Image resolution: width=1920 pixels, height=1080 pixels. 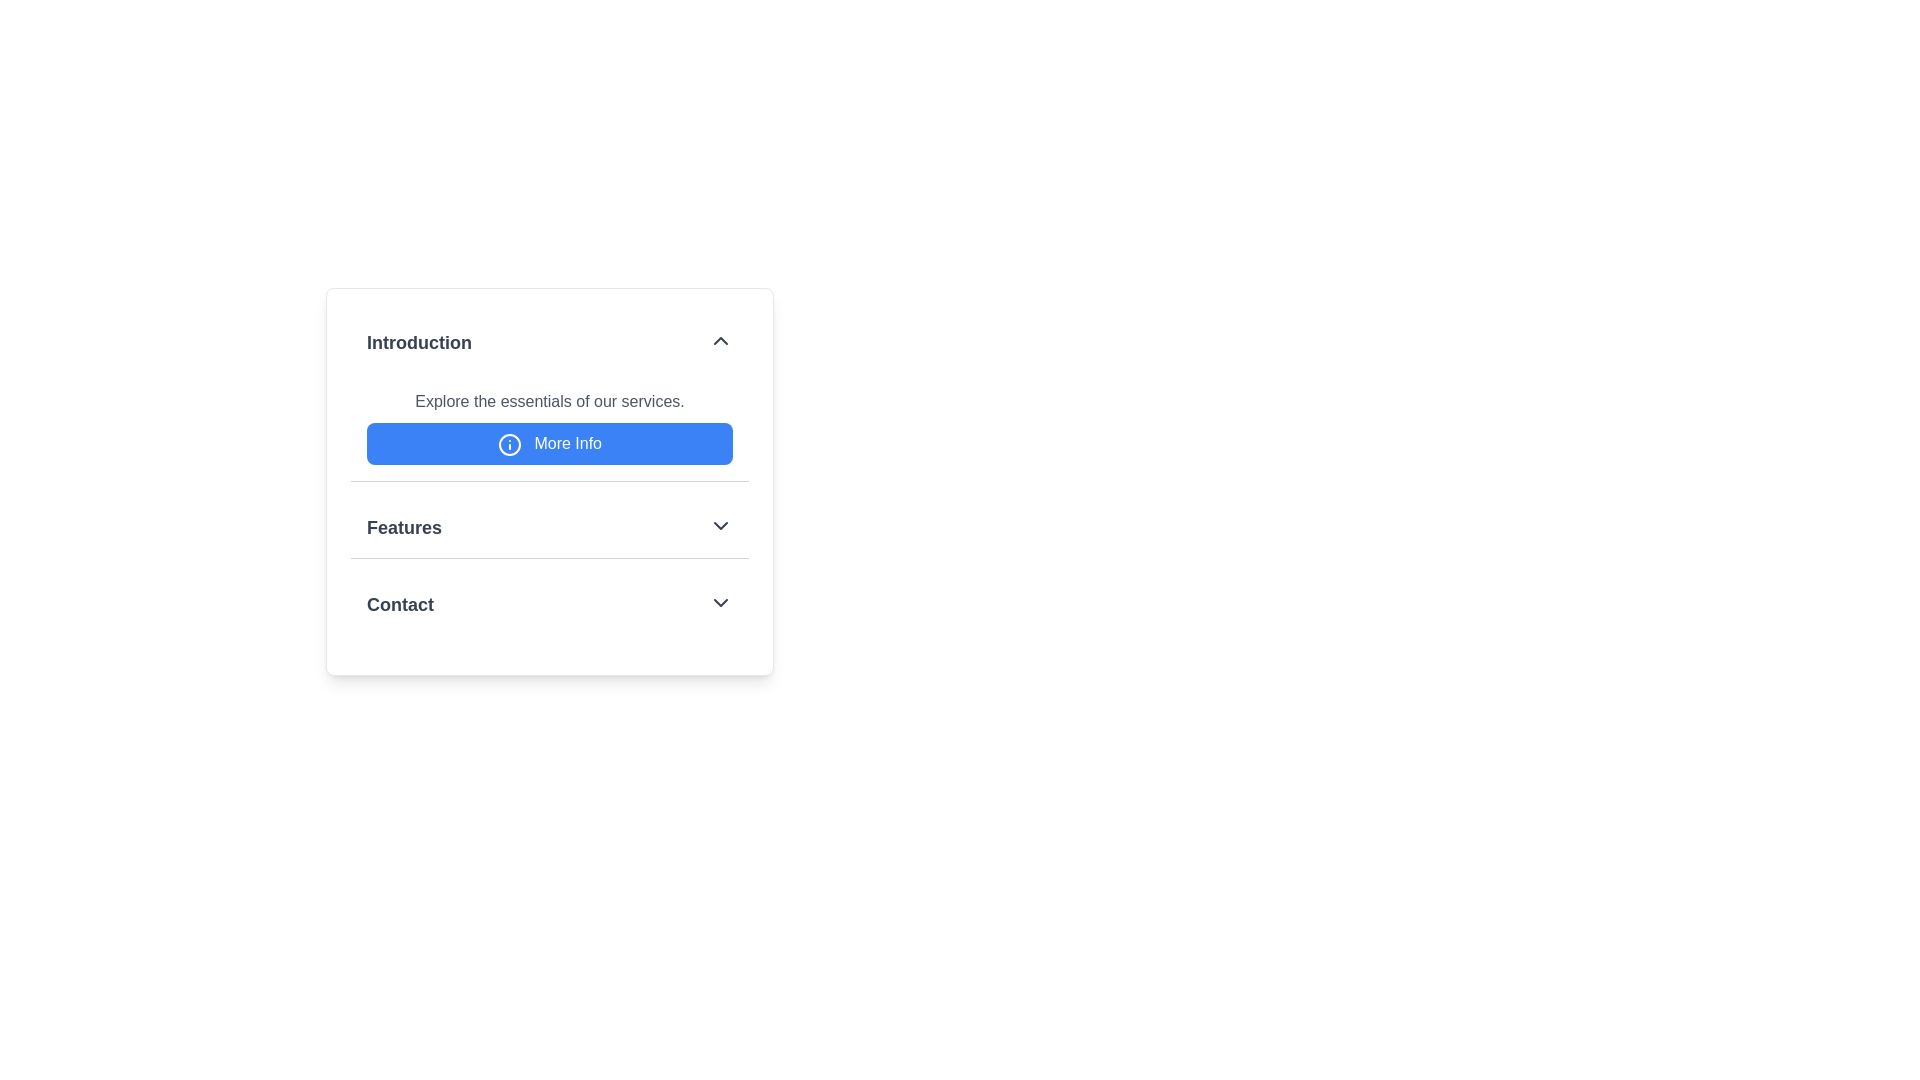 I want to click on descriptive text in the first section that introduces a topic or feature, which includes a 'More Info' button, so click(x=550, y=397).